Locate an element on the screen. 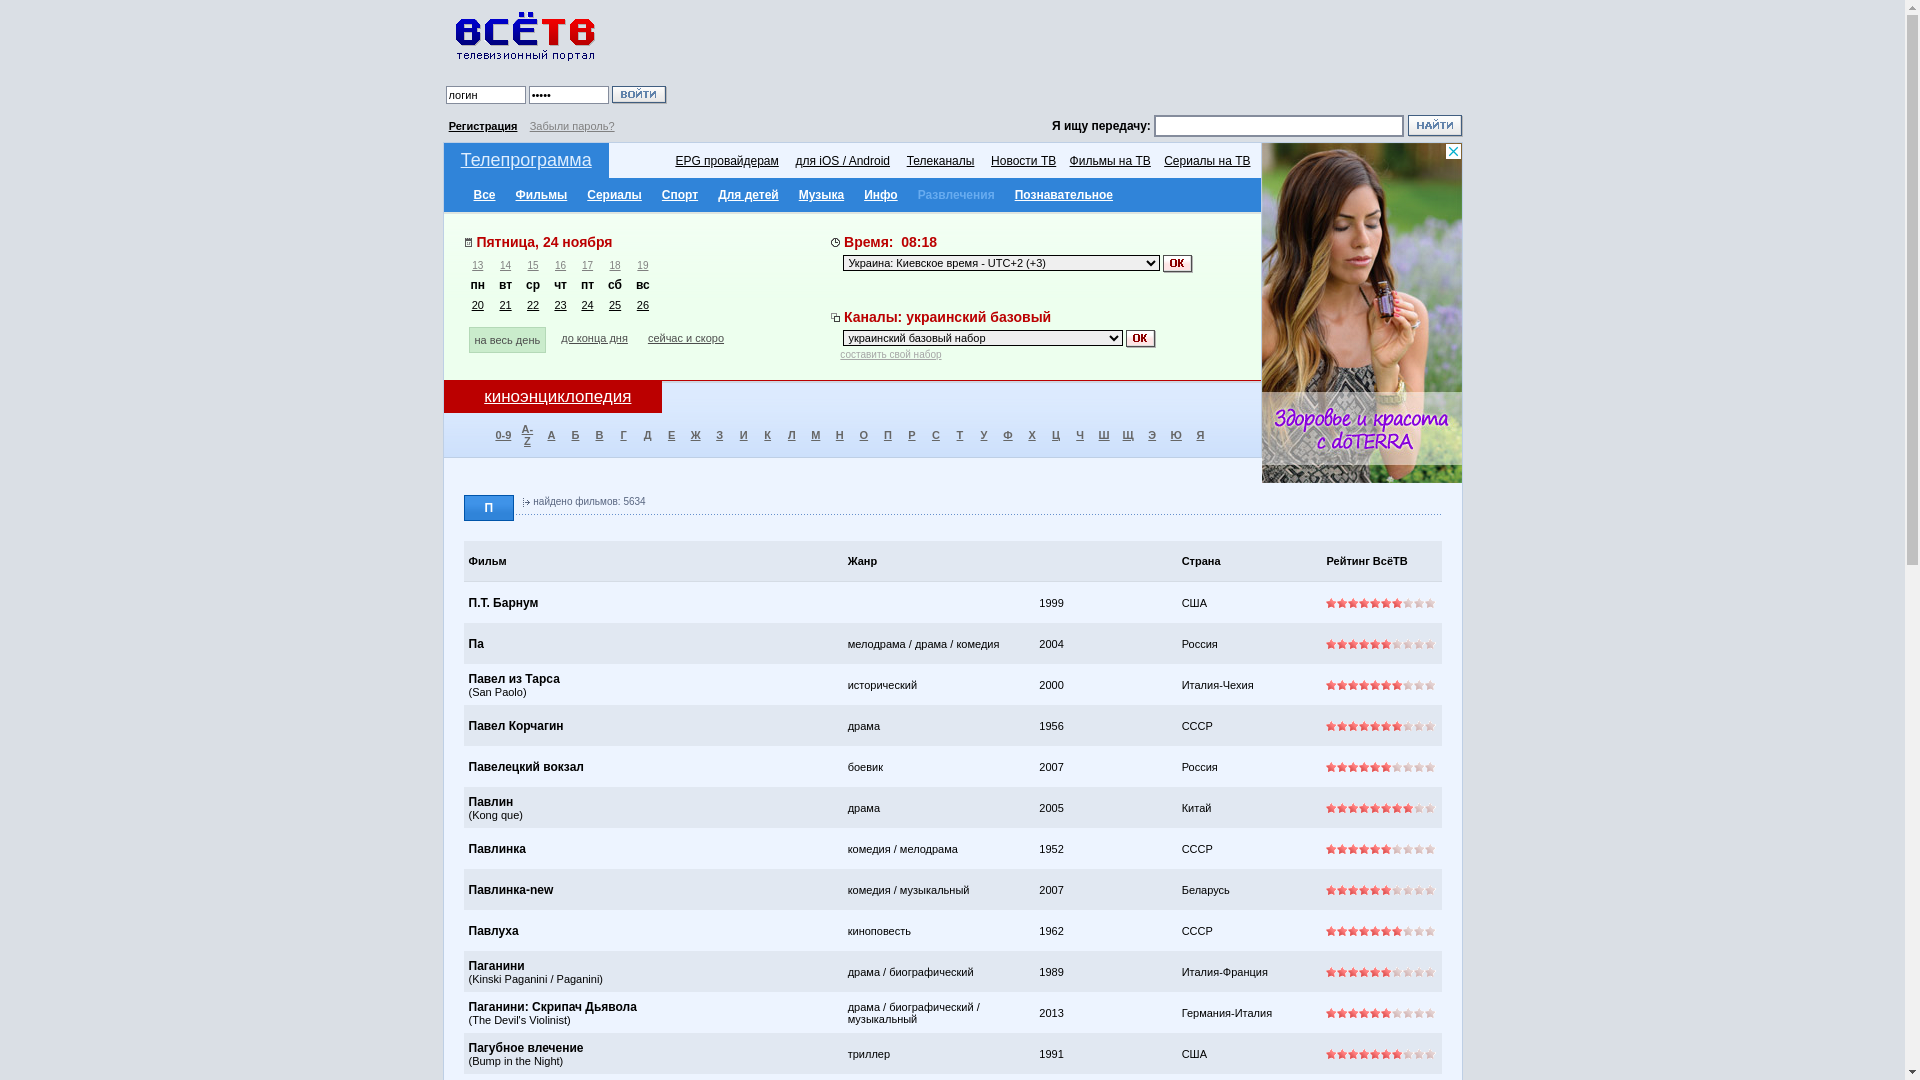 Image resolution: width=1920 pixels, height=1080 pixels. '16' is located at coordinates (560, 264).